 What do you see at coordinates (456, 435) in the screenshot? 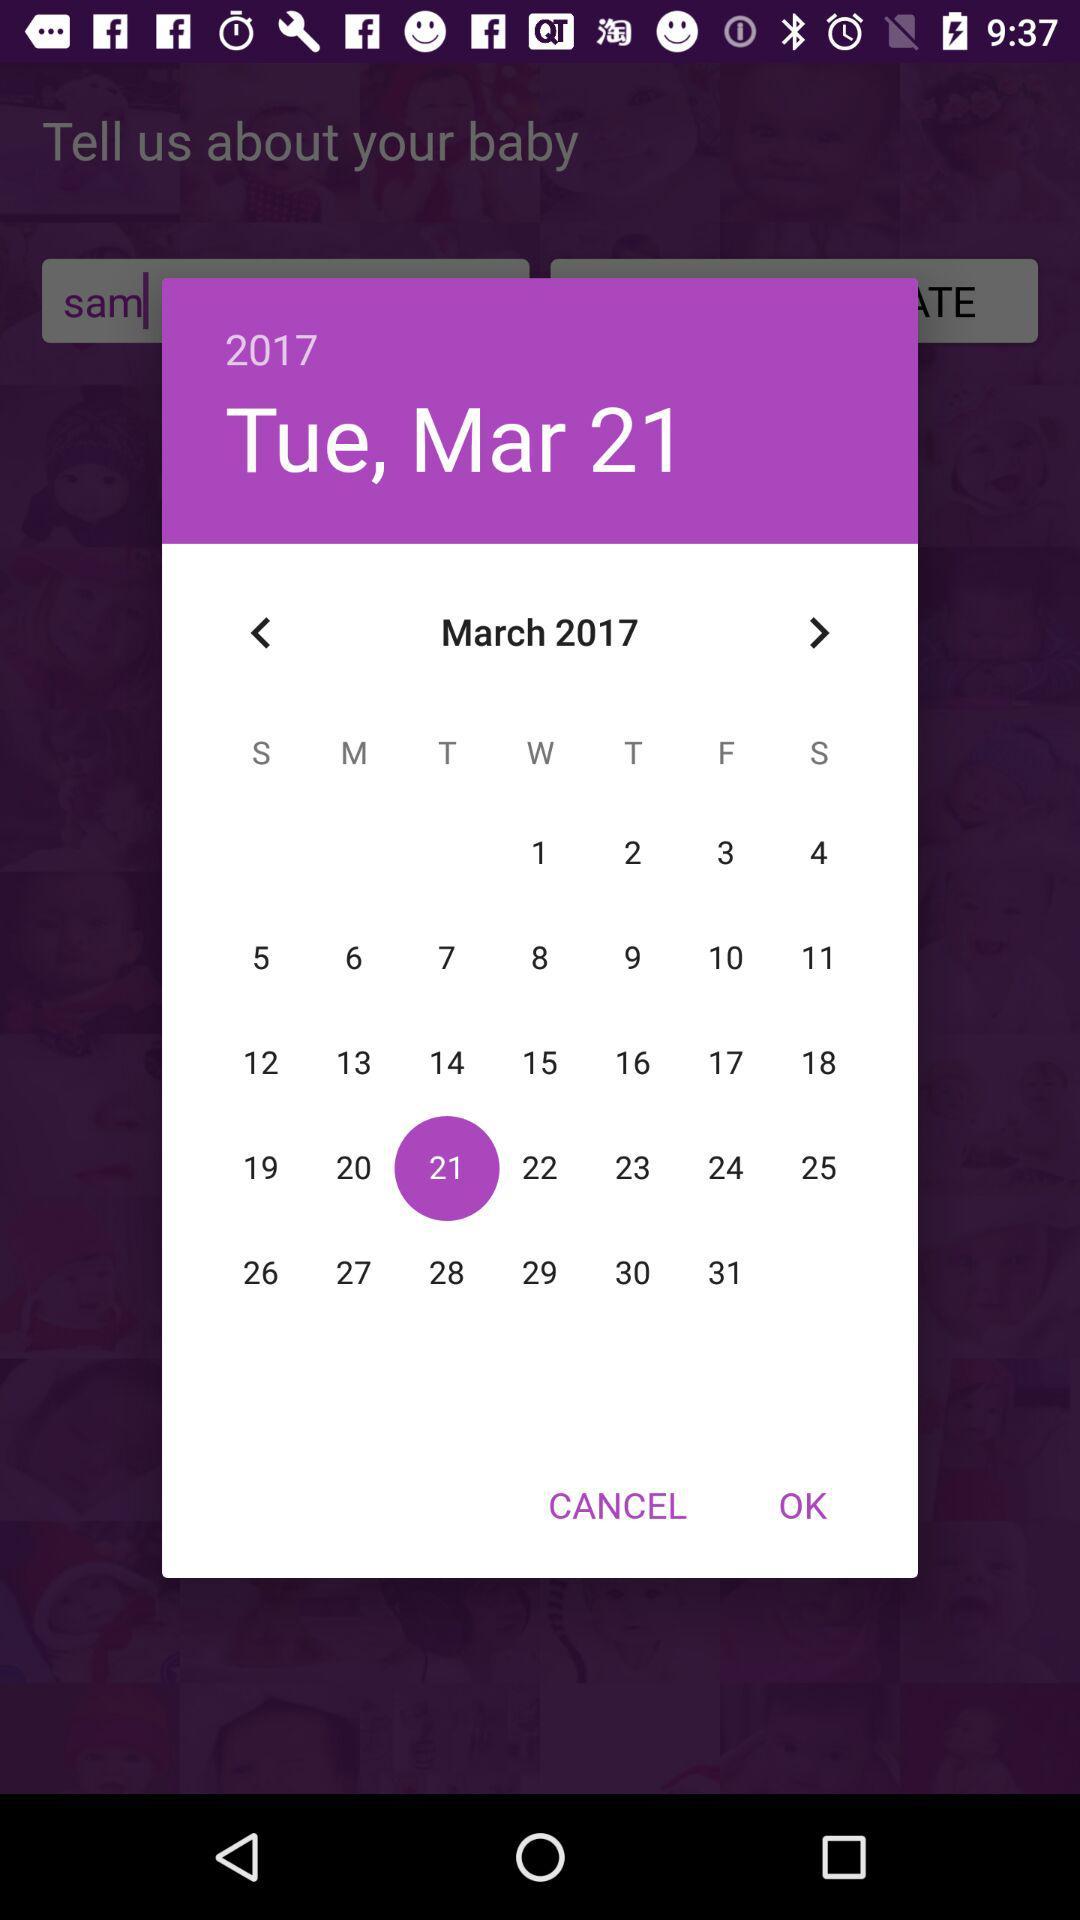
I see `the tue, mar 21 icon` at bounding box center [456, 435].